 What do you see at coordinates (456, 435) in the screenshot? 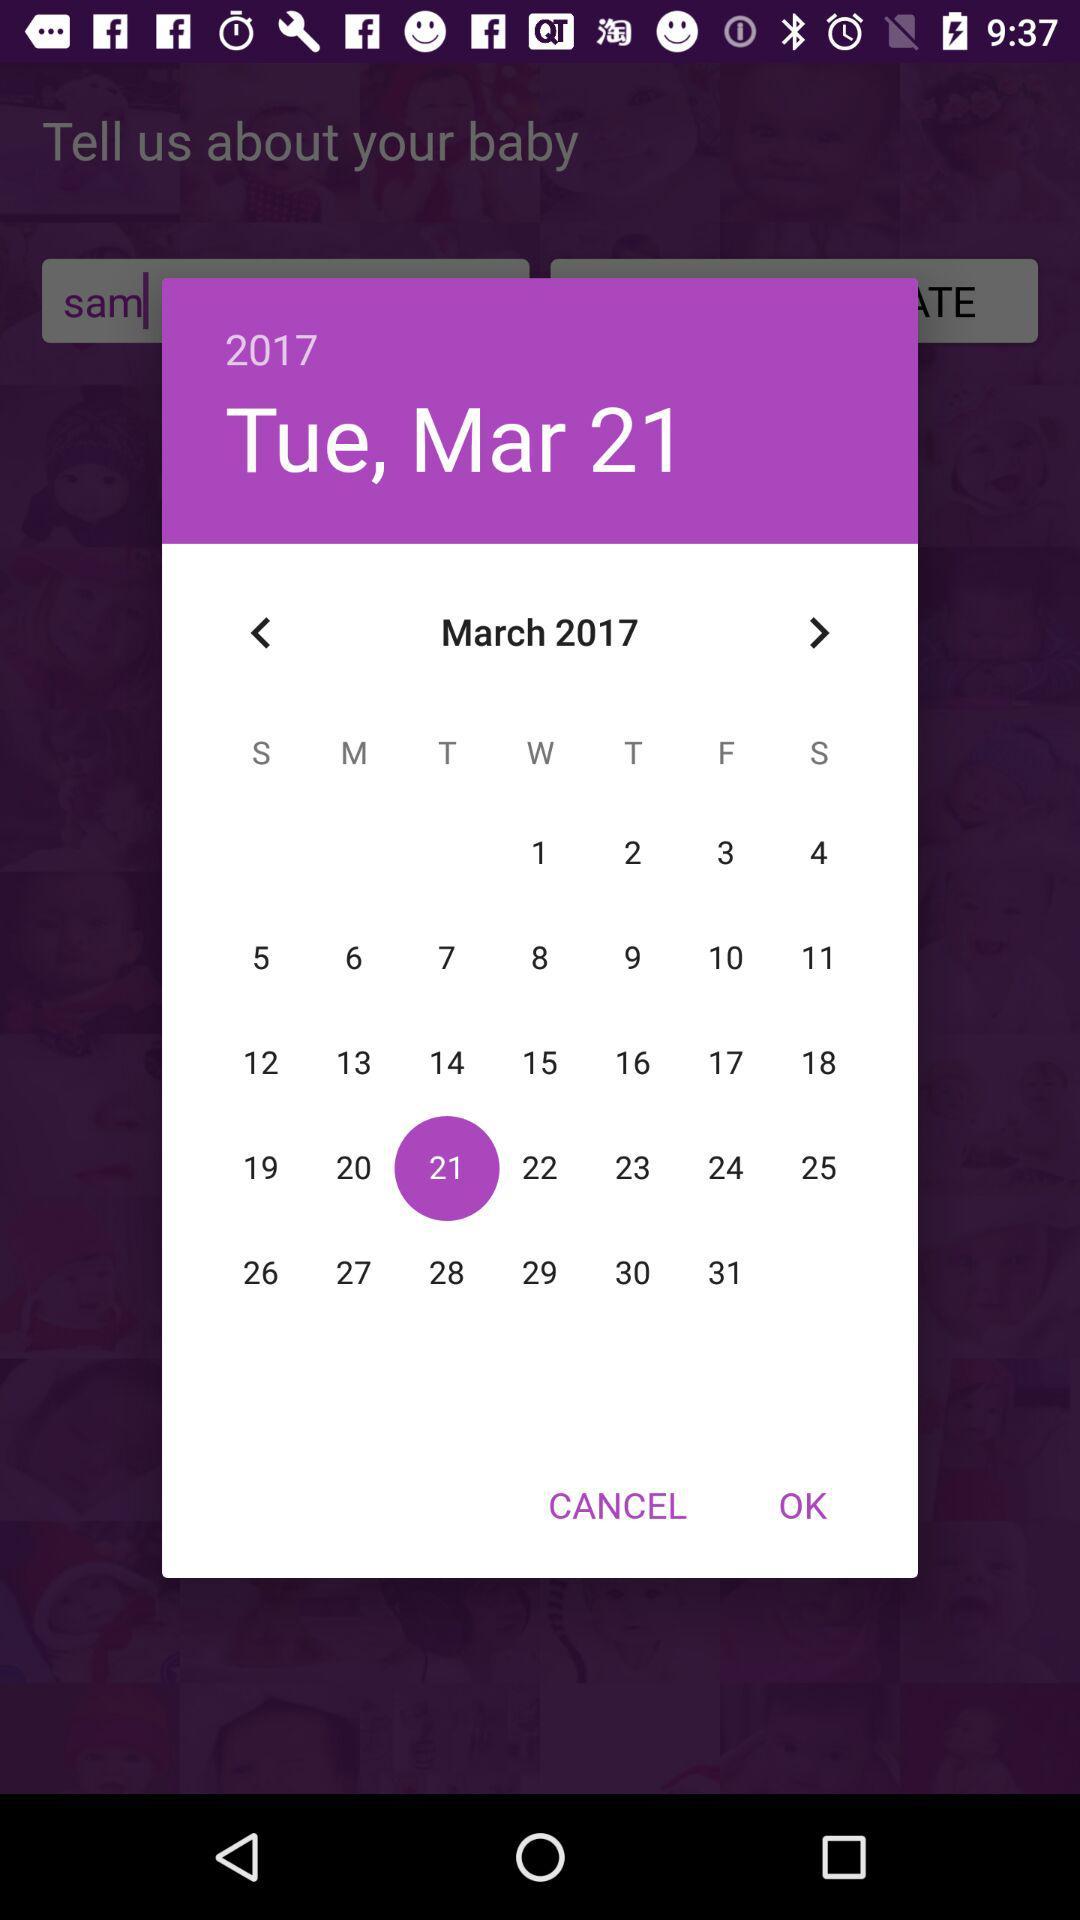
I see `the tue, mar 21 icon` at bounding box center [456, 435].